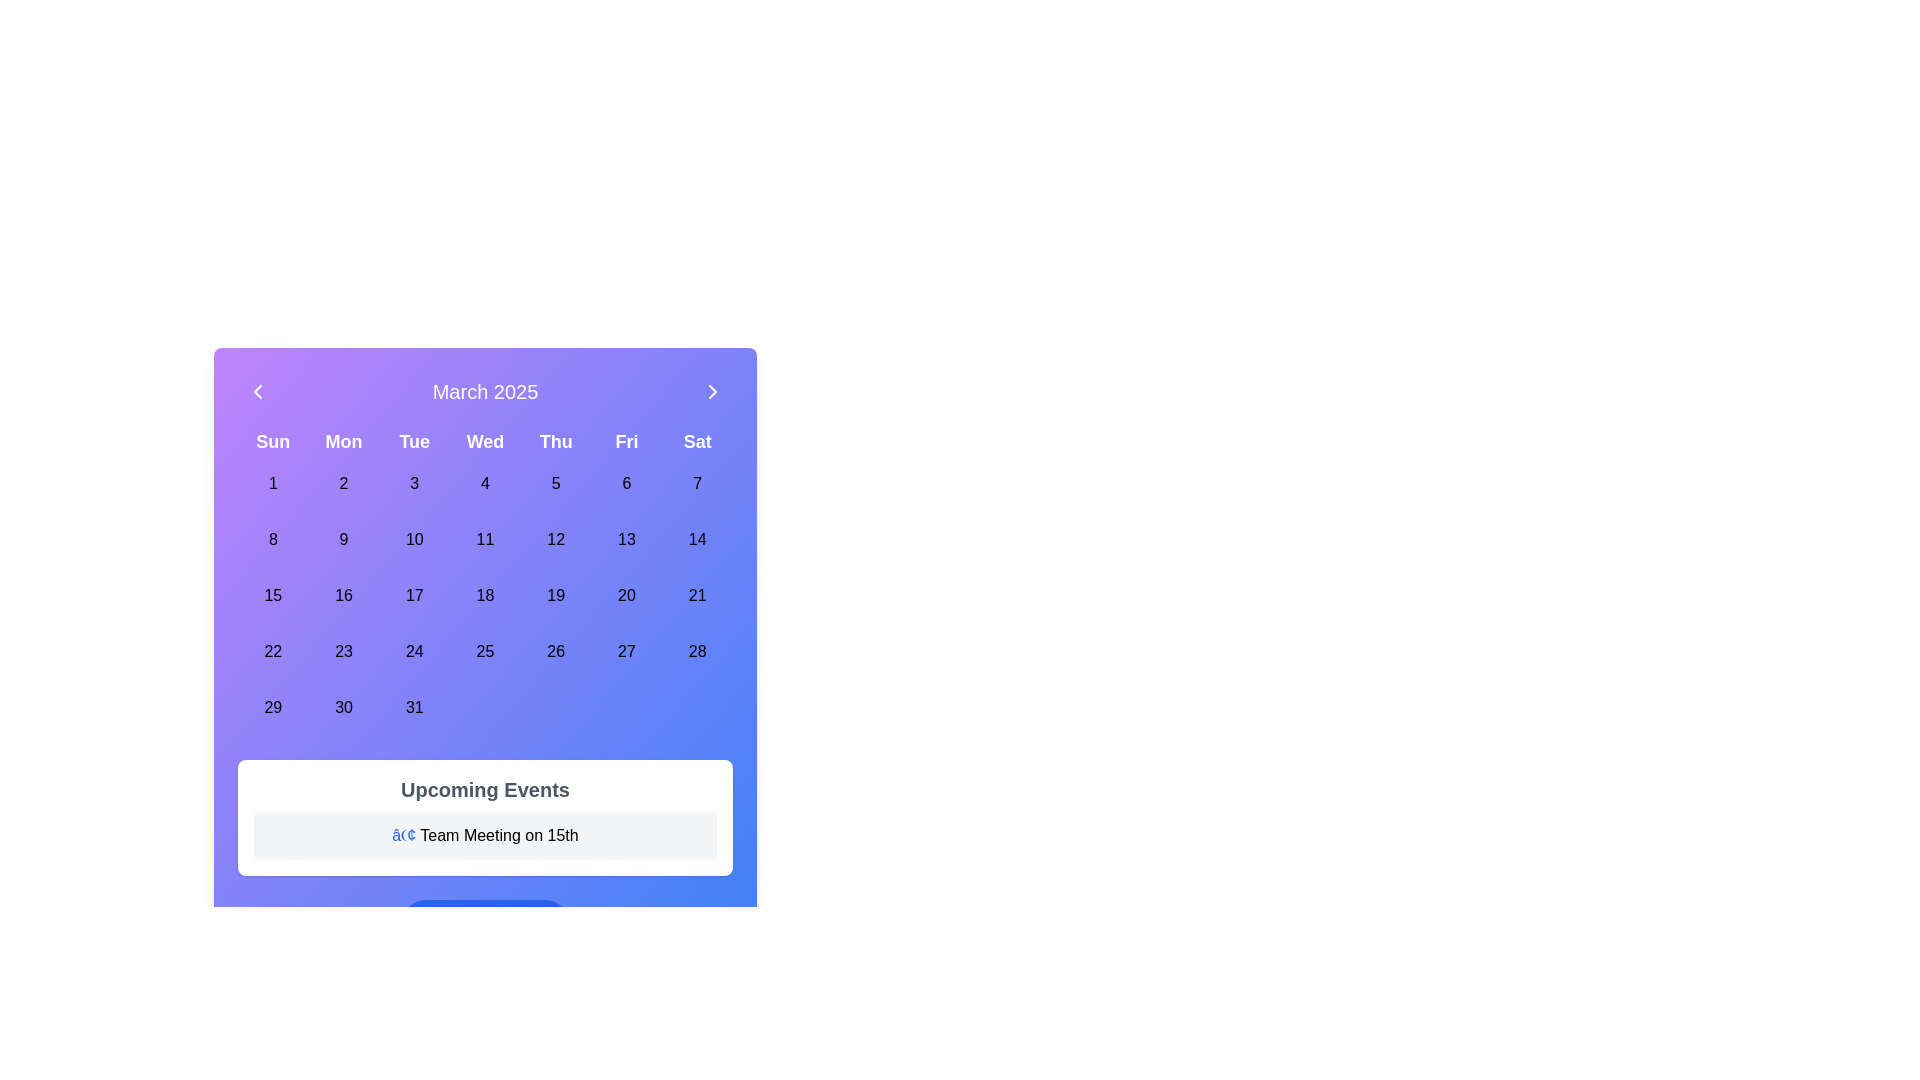 Image resolution: width=1920 pixels, height=1080 pixels. What do you see at coordinates (697, 595) in the screenshot?
I see `the calendar date button representing the 21st day of the month` at bounding box center [697, 595].